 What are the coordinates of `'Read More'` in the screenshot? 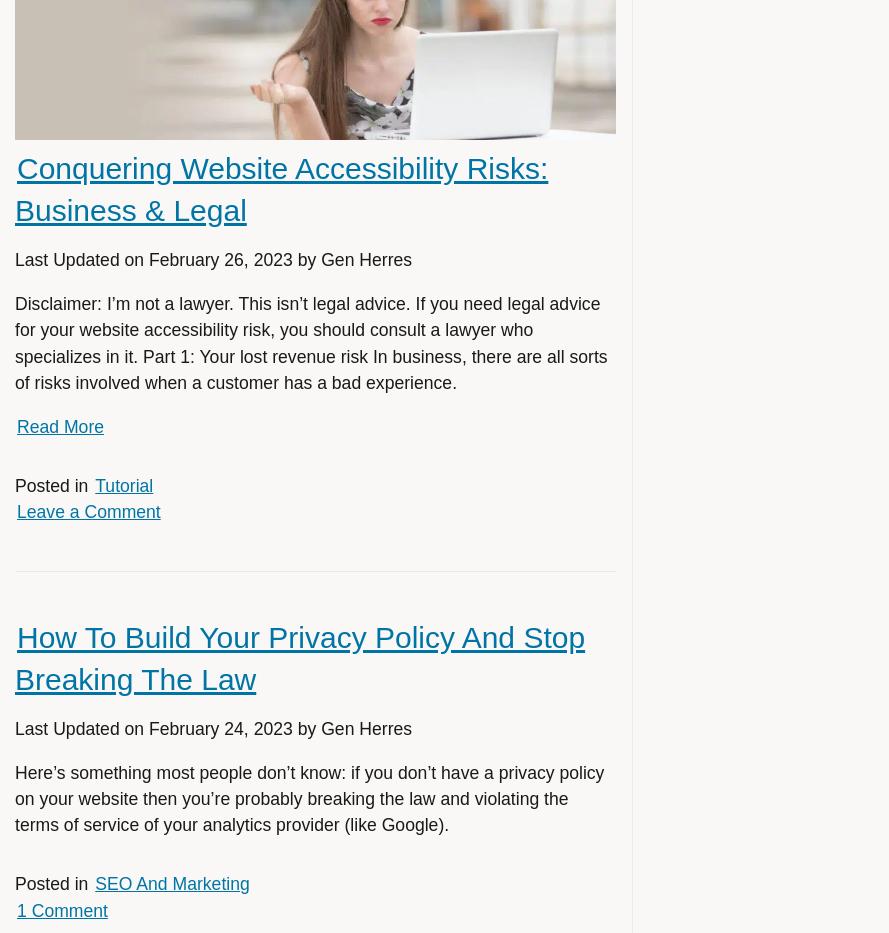 It's located at (60, 425).